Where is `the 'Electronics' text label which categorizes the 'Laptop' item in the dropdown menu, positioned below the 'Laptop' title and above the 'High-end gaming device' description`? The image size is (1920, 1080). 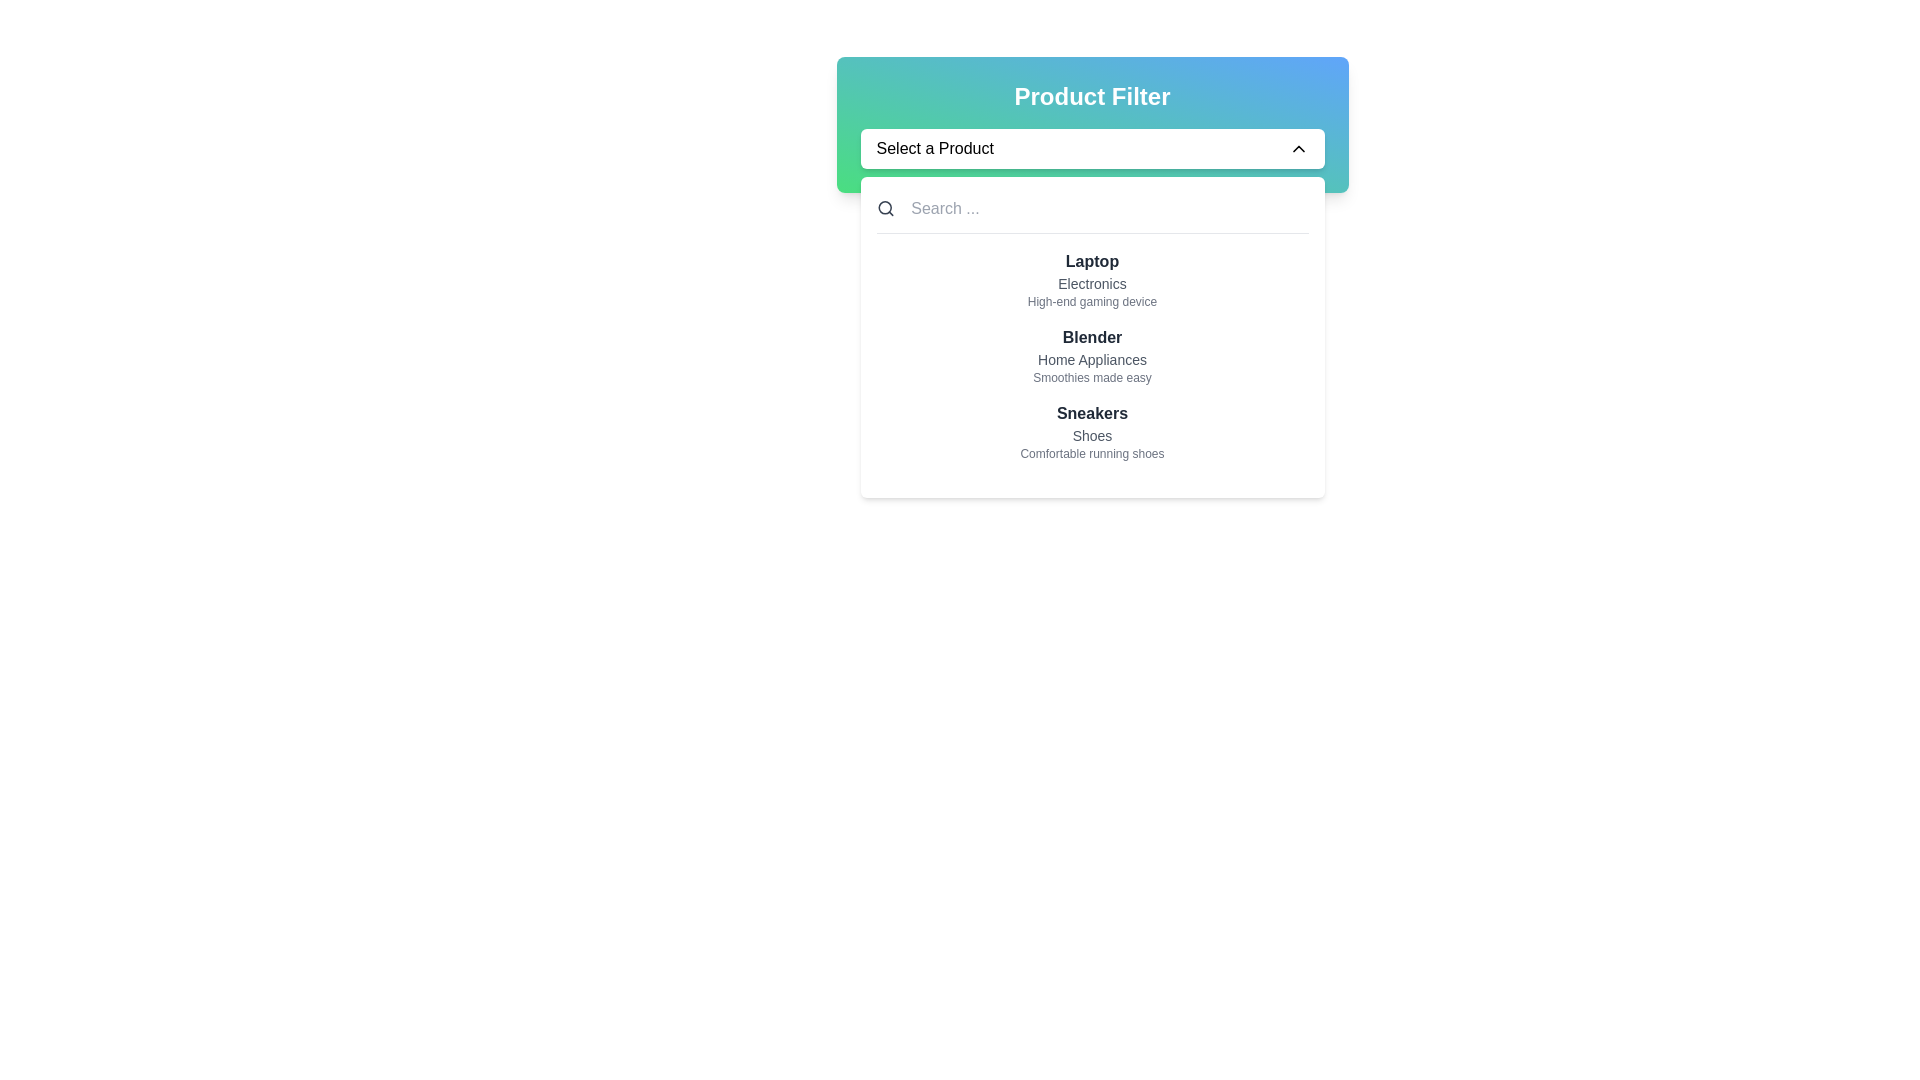 the 'Electronics' text label which categorizes the 'Laptop' item in the dropdown menu, positioned below the 'Laptop' title and above the 'High-end gaming device' description is located at coordinates (1091, 284).